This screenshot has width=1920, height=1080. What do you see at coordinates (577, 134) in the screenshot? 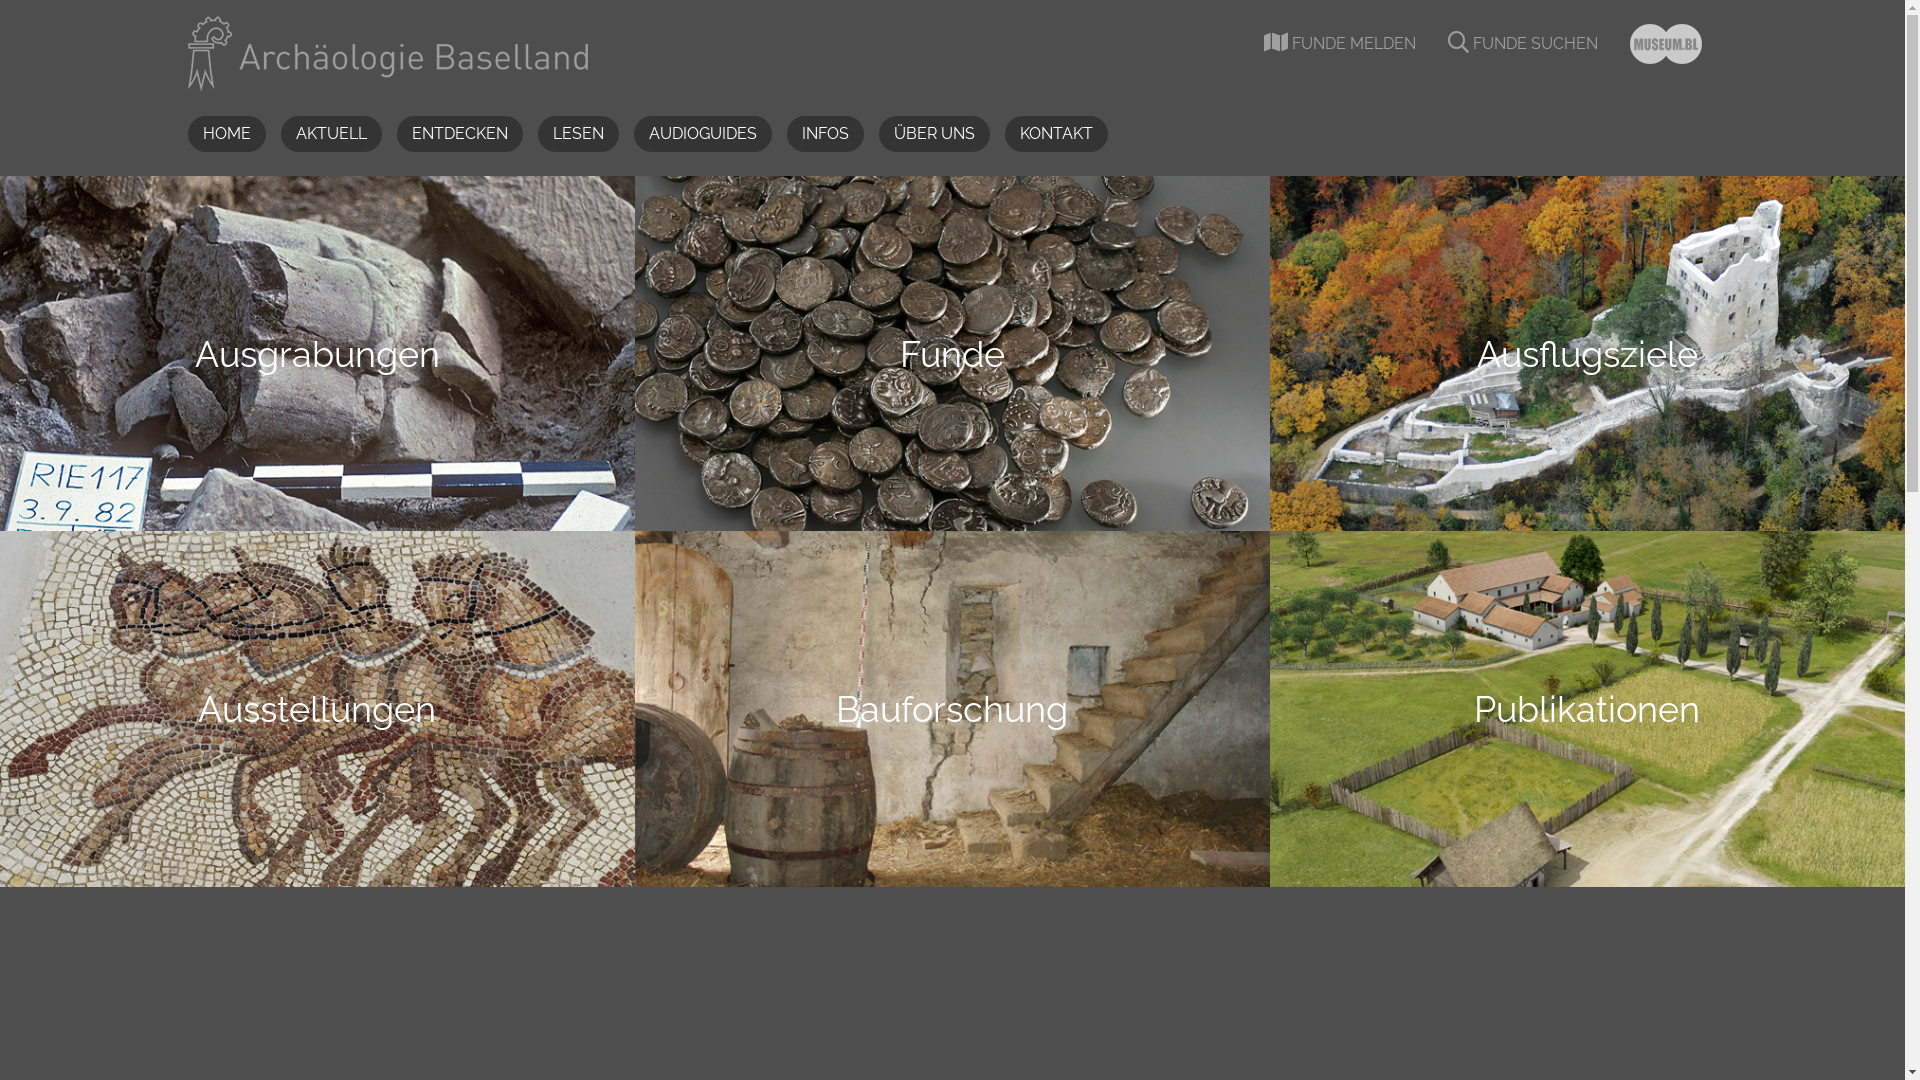
I see `'LESEN'` at bounding box center [577, 134].